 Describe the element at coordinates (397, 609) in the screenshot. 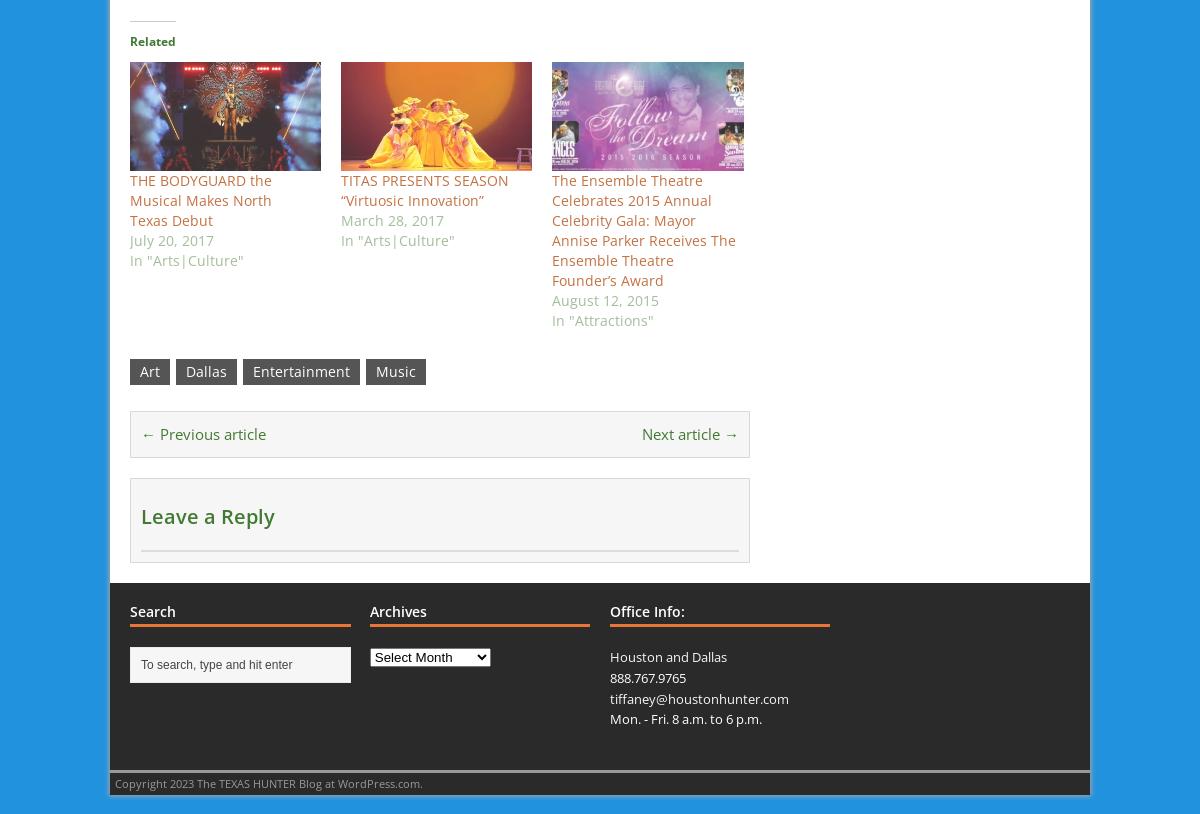

I see `'Archives'` at that location.